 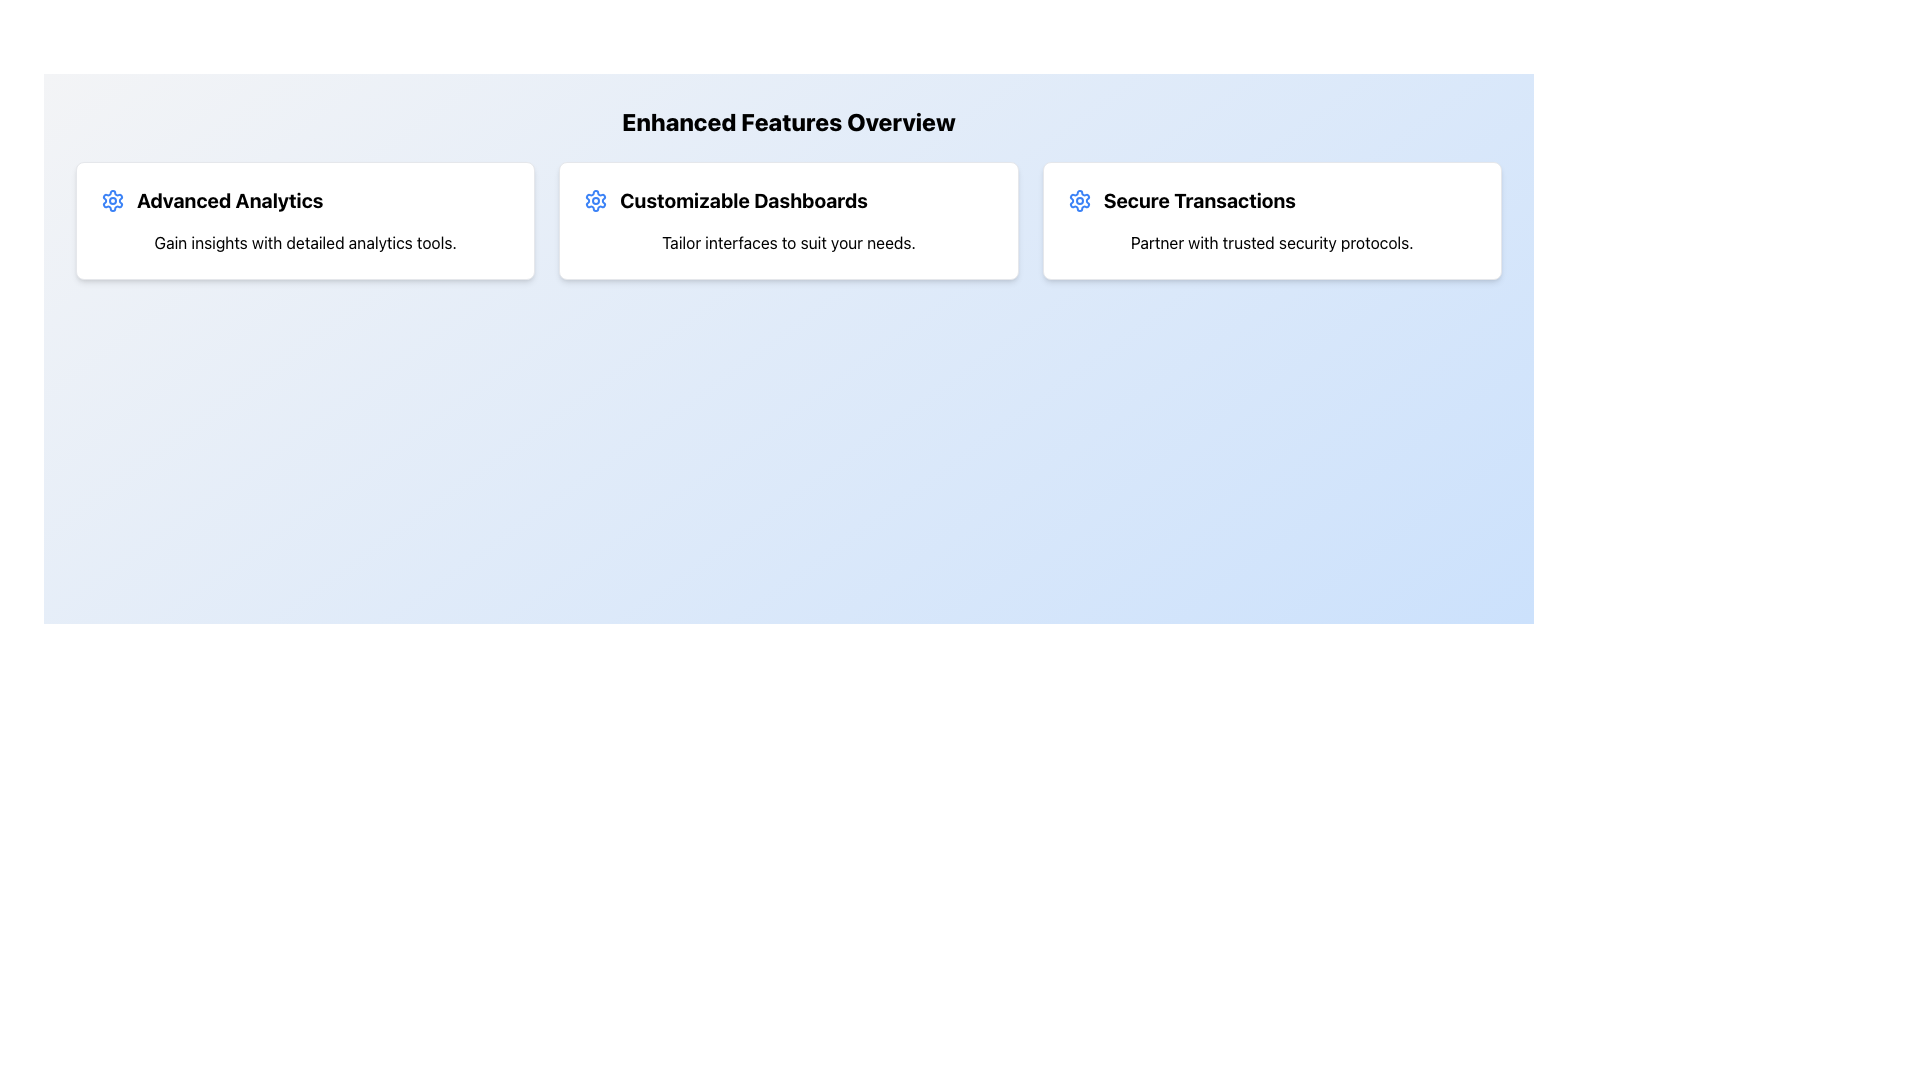 I want to click on the 'Advanced Analytics' informational card, which is the first card in a series of three horizontally arranged cards in a grid layout, so click(x=304, y=220).